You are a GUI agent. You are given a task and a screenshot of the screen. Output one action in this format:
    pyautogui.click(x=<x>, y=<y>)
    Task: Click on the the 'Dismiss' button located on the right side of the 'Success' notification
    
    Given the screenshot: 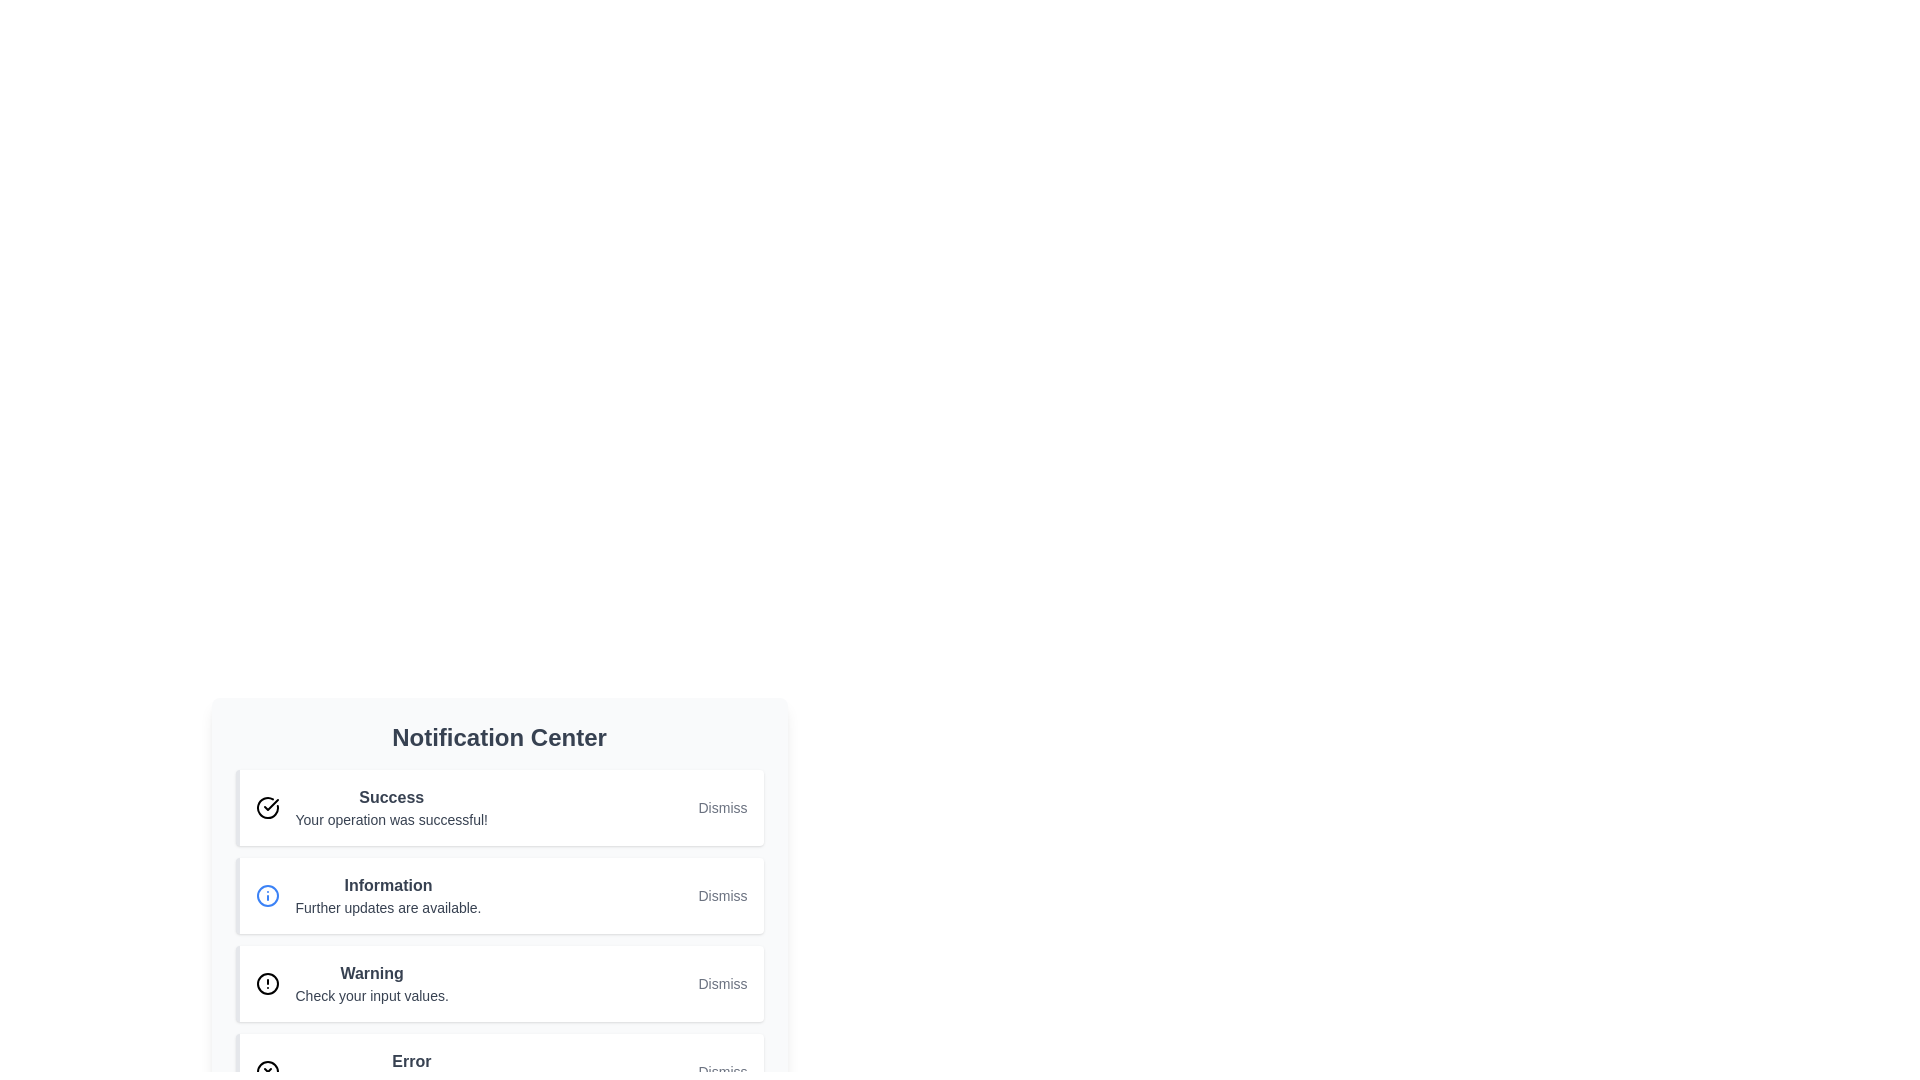 What is the action you would take?
    pyautogui.click(x=722, y=806)
    